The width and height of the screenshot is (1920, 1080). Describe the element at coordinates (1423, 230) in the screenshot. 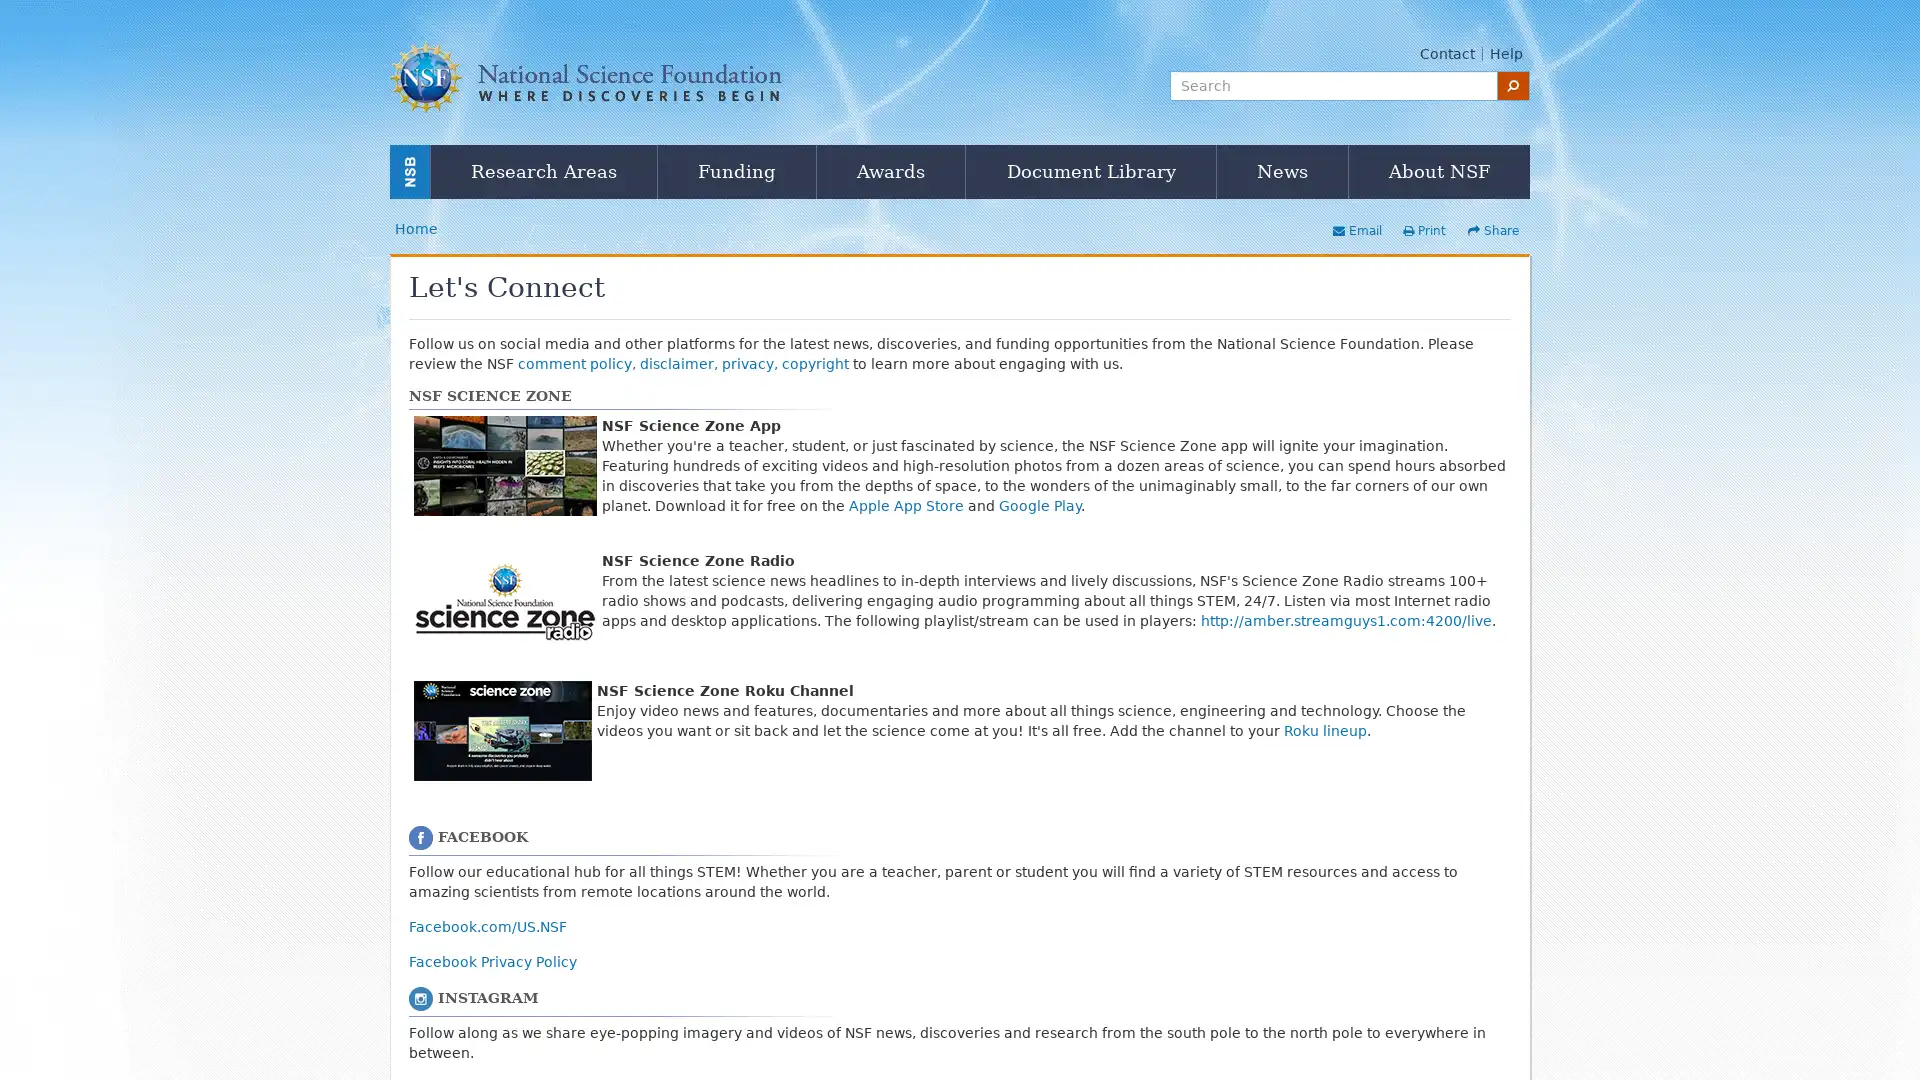

I see `Print this page` at that location.